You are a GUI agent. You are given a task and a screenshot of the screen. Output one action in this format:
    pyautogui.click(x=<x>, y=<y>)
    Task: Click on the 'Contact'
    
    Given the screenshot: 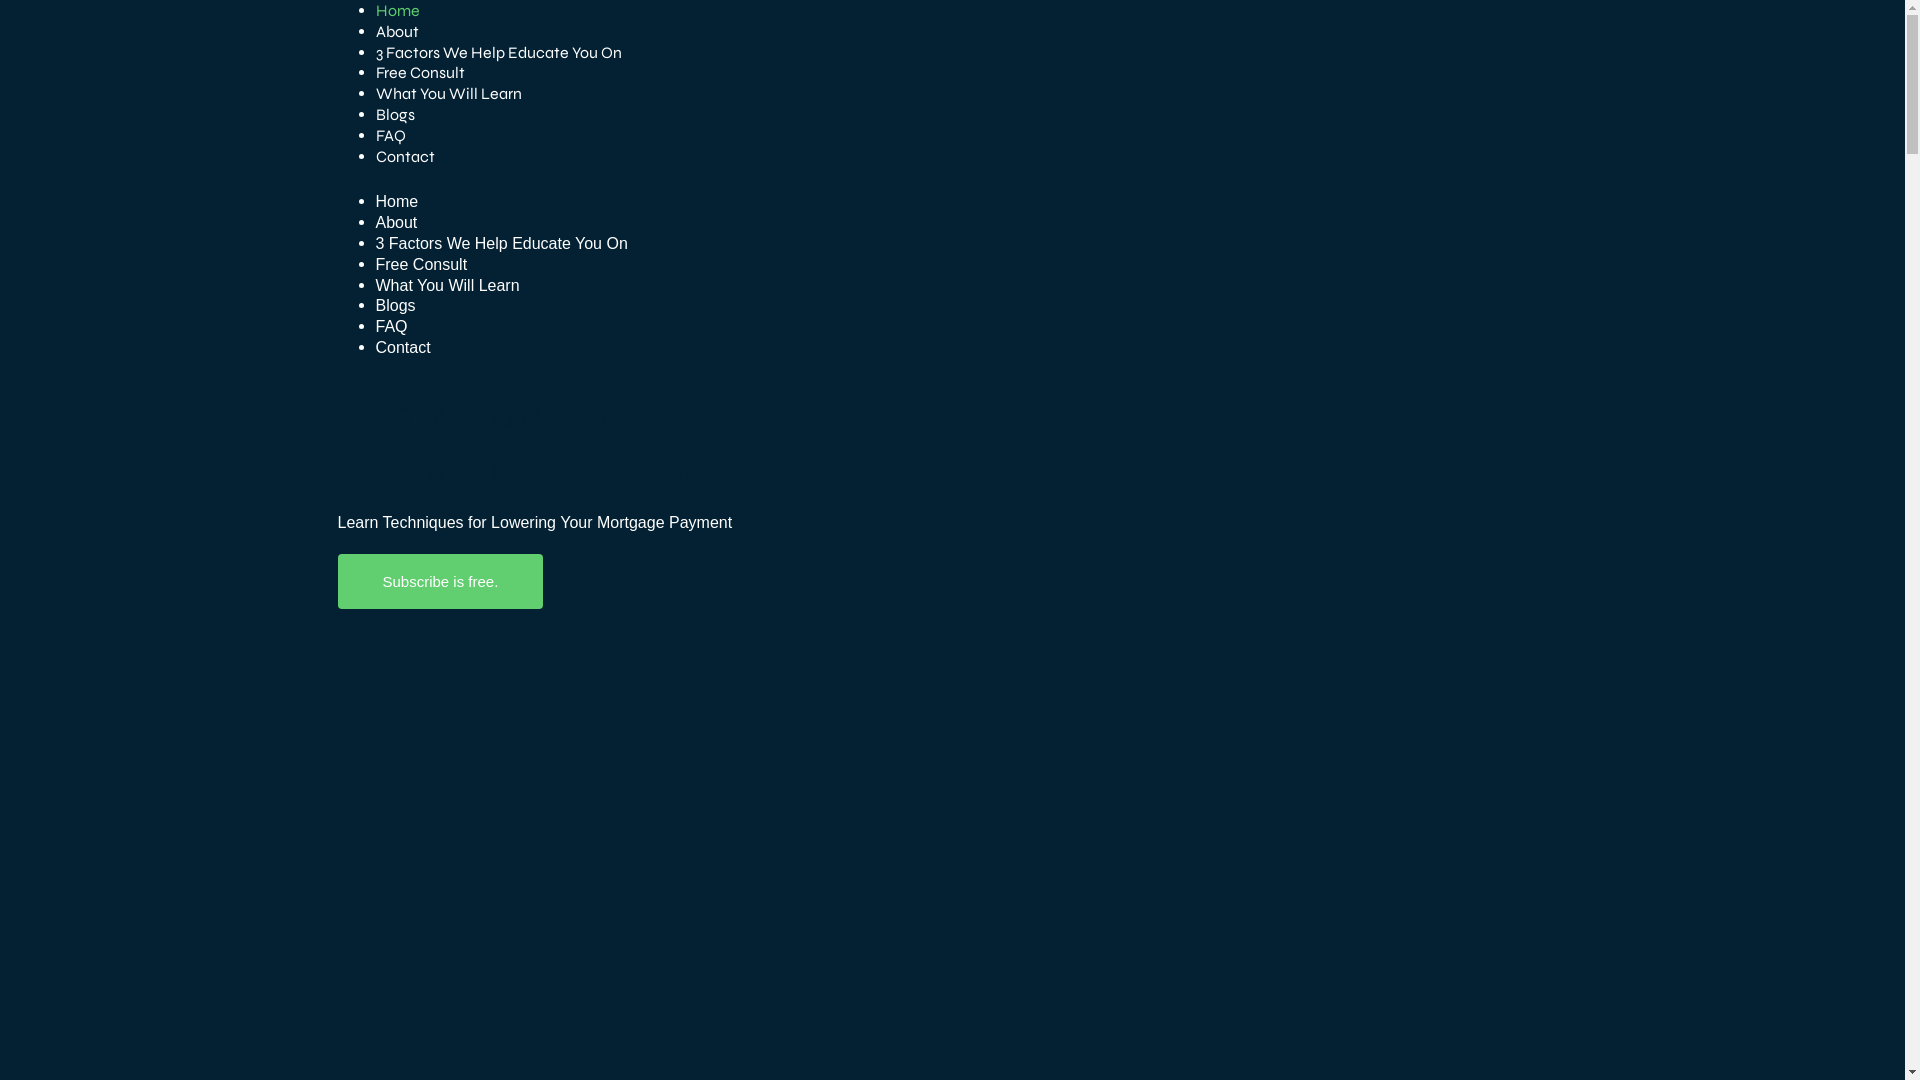 What is the action you would take?
    pyautogui.click(x=404, y=155)
    